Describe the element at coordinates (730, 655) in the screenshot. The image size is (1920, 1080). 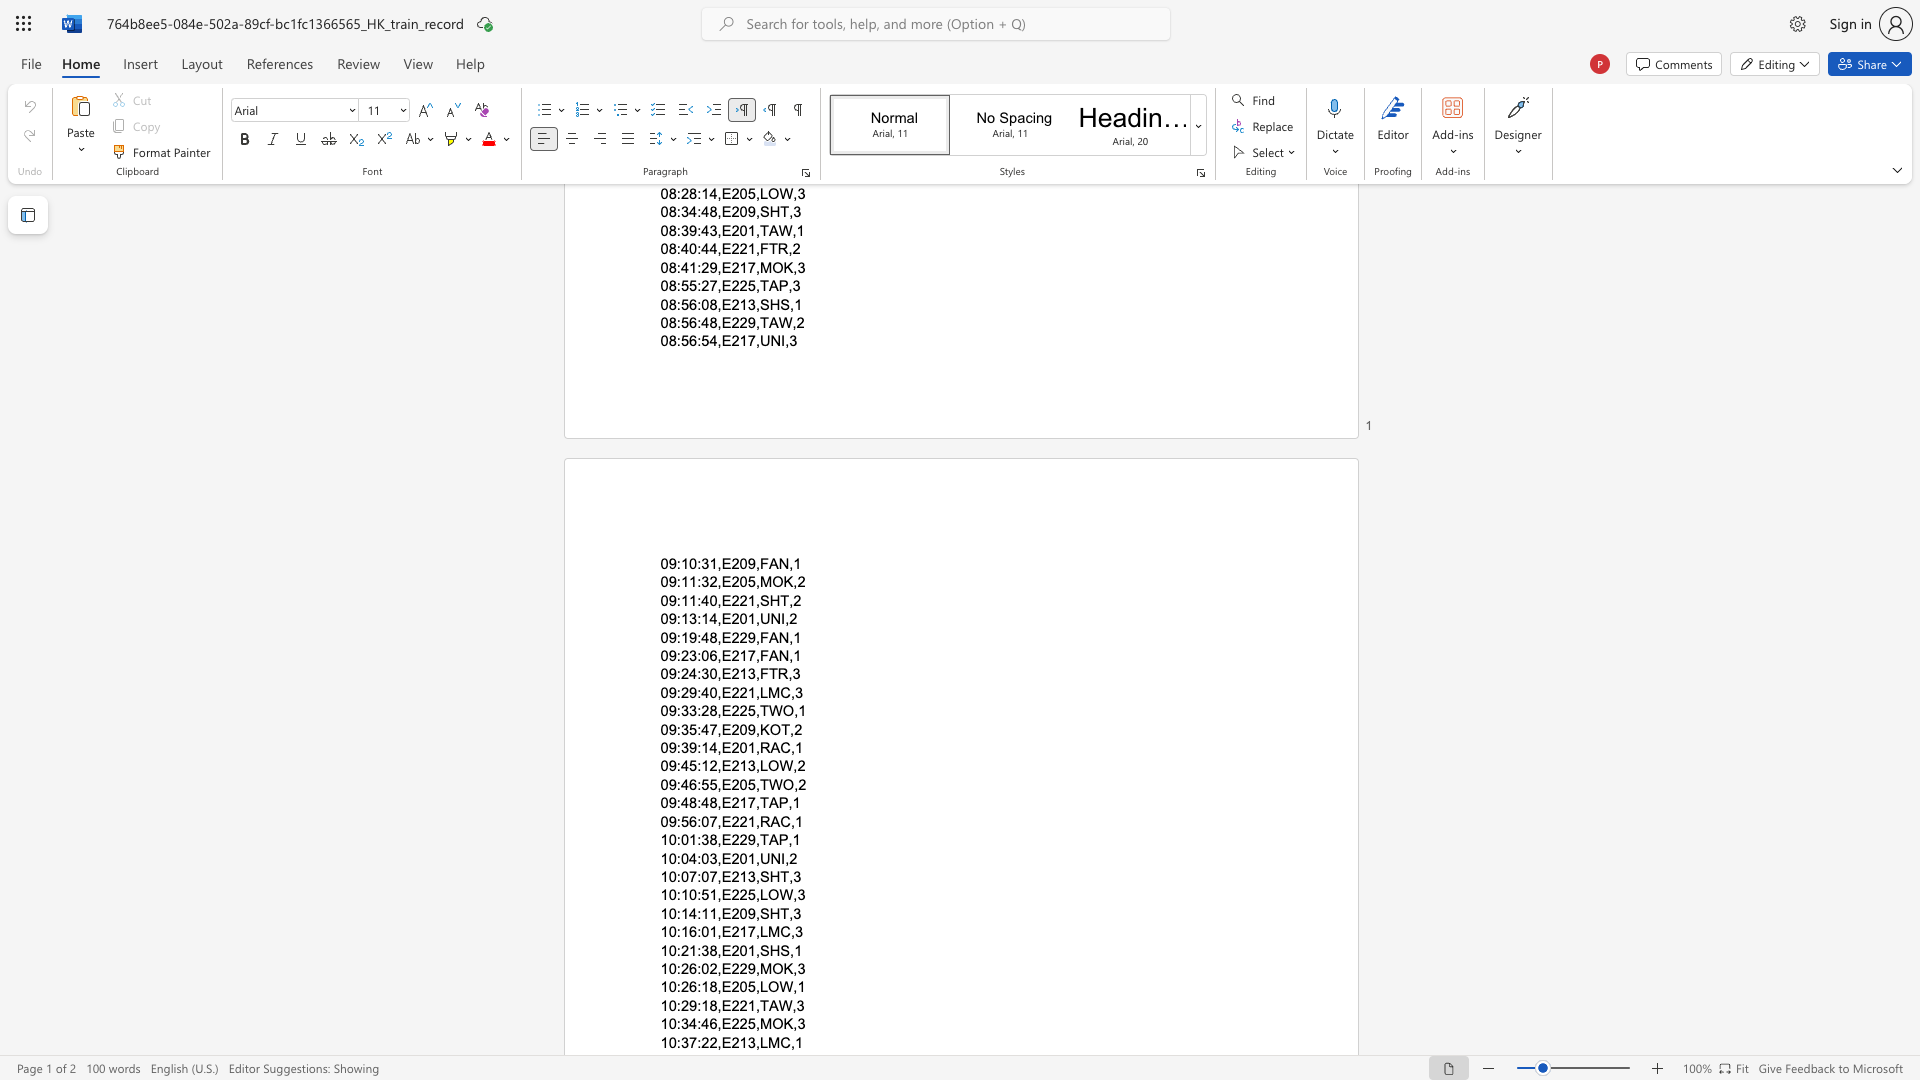
I see `the subset text "217" within the text "09:23:06,E217,FAN,1"` at that location.